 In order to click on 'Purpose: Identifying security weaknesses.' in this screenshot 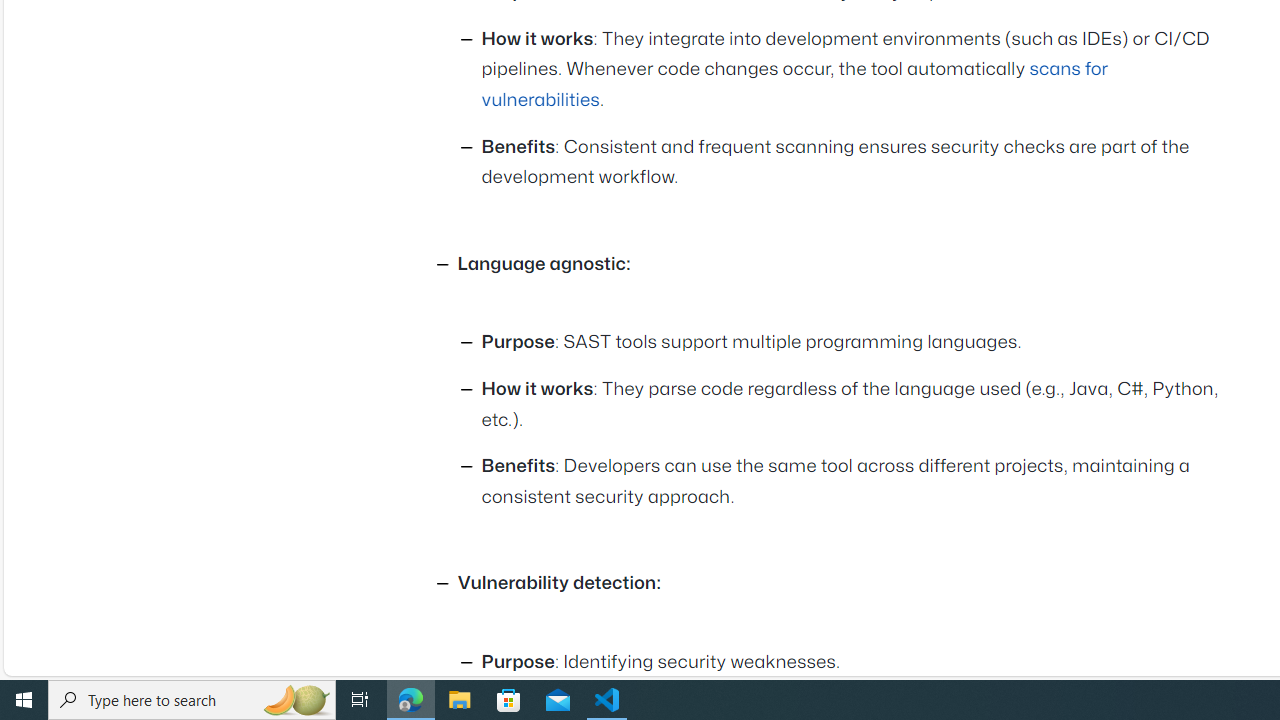, I will do `click(855, 663)`.